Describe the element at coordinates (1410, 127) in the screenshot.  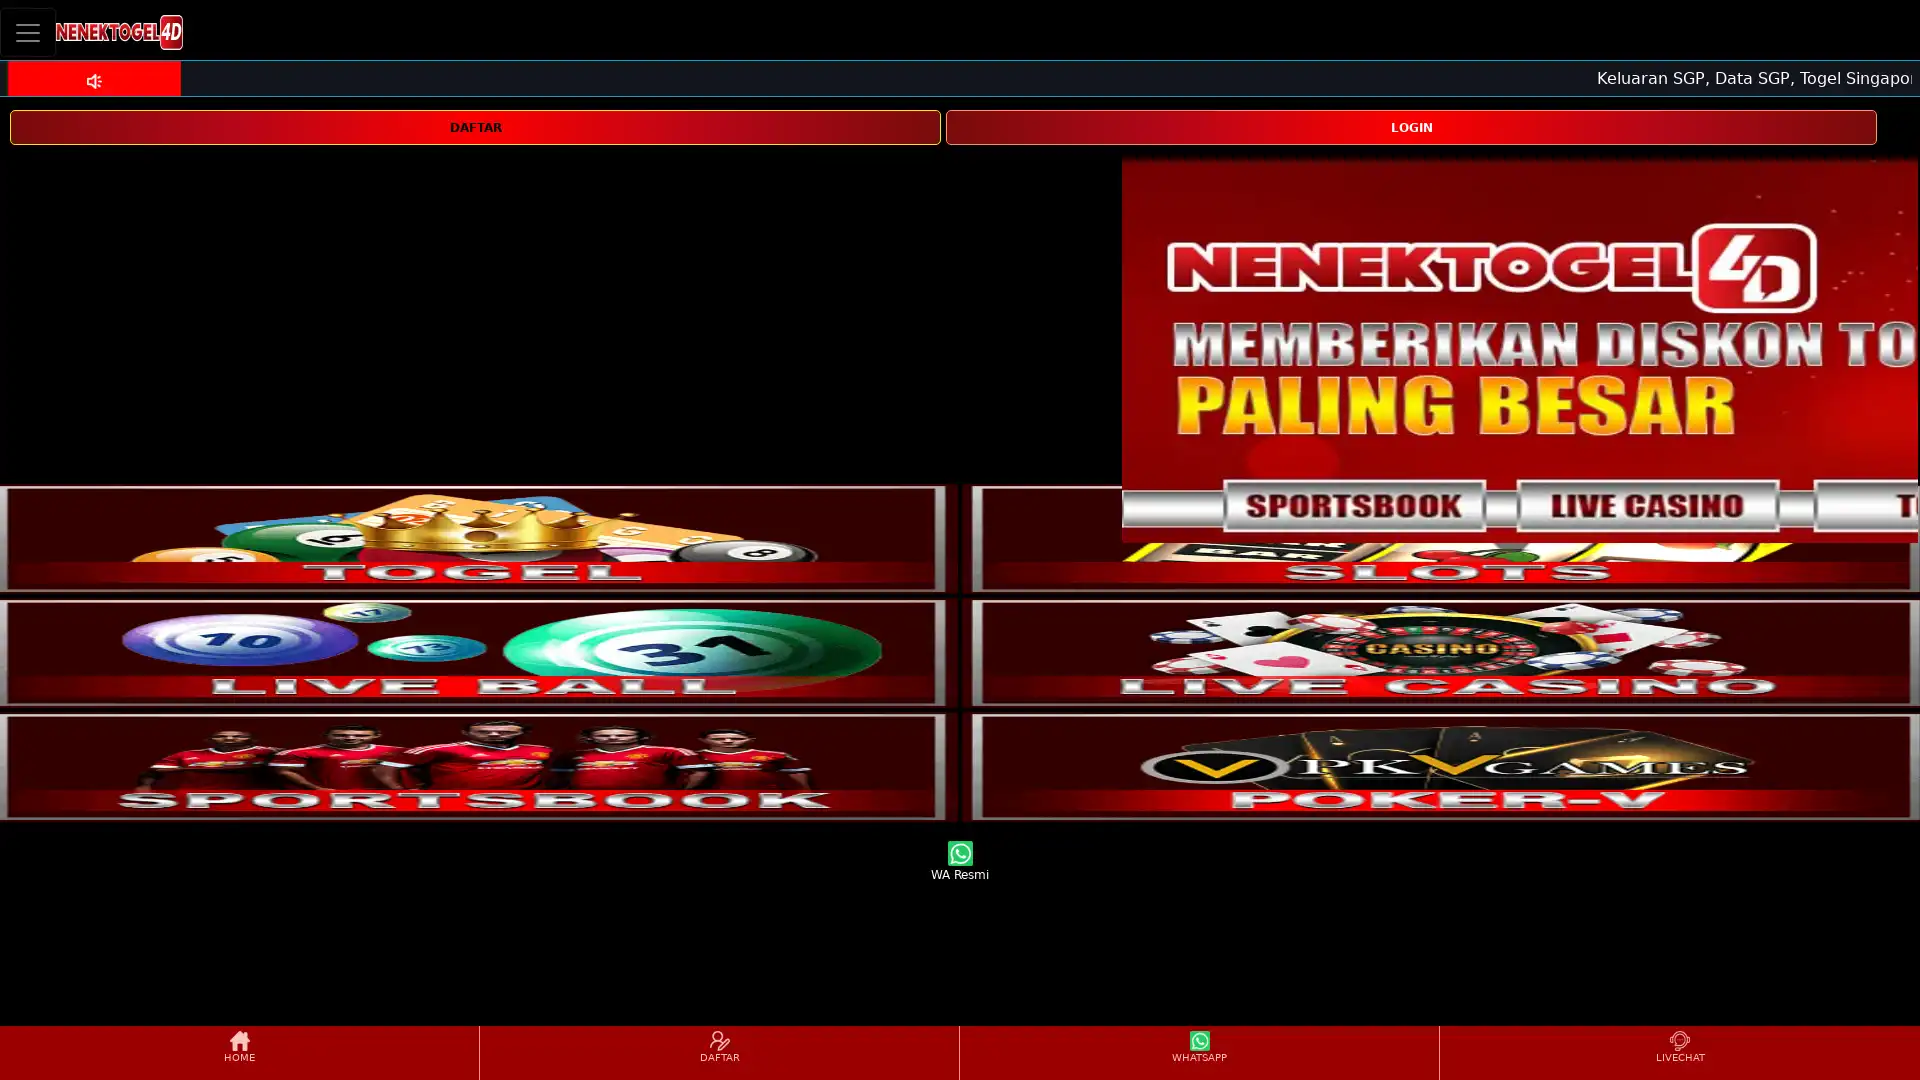
I see `LOGIN` at that location.